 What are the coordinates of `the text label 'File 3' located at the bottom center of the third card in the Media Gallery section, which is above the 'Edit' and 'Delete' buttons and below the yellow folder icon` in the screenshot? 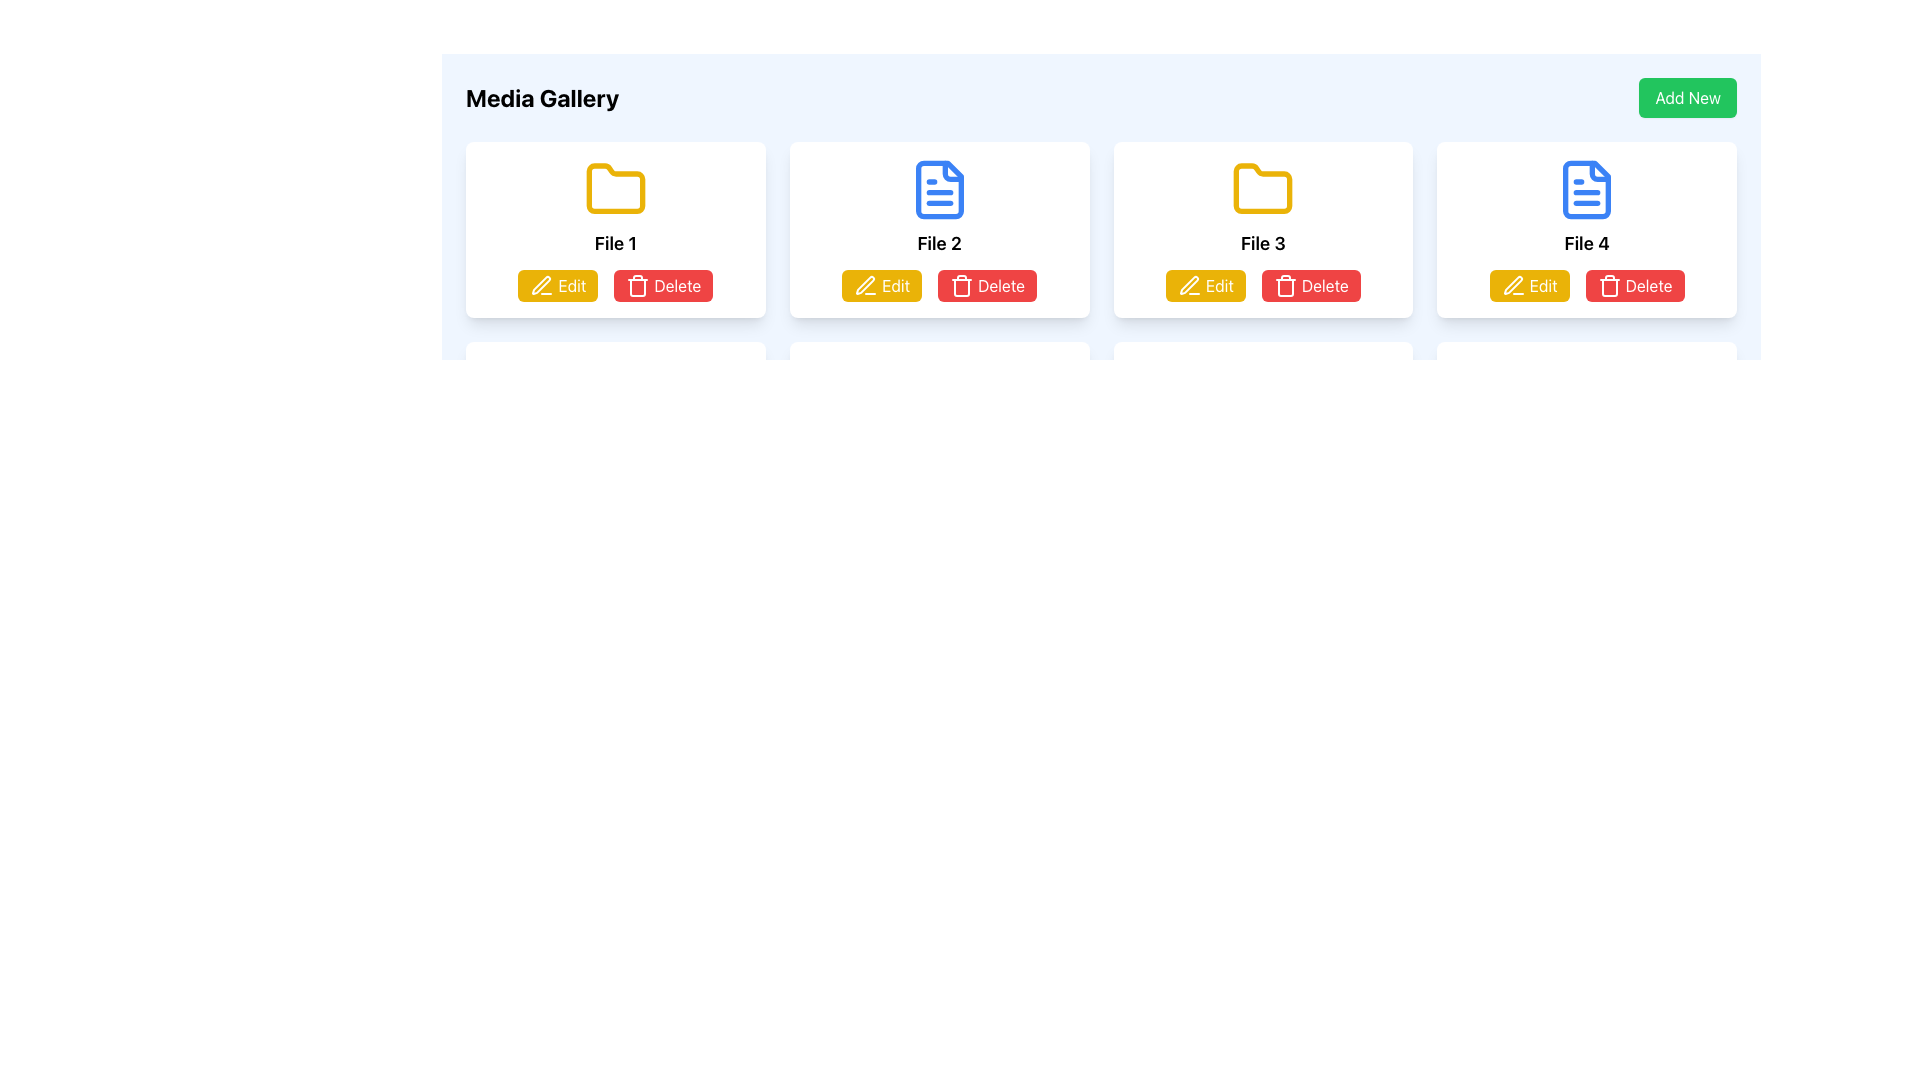 It's located at (1262, 242).